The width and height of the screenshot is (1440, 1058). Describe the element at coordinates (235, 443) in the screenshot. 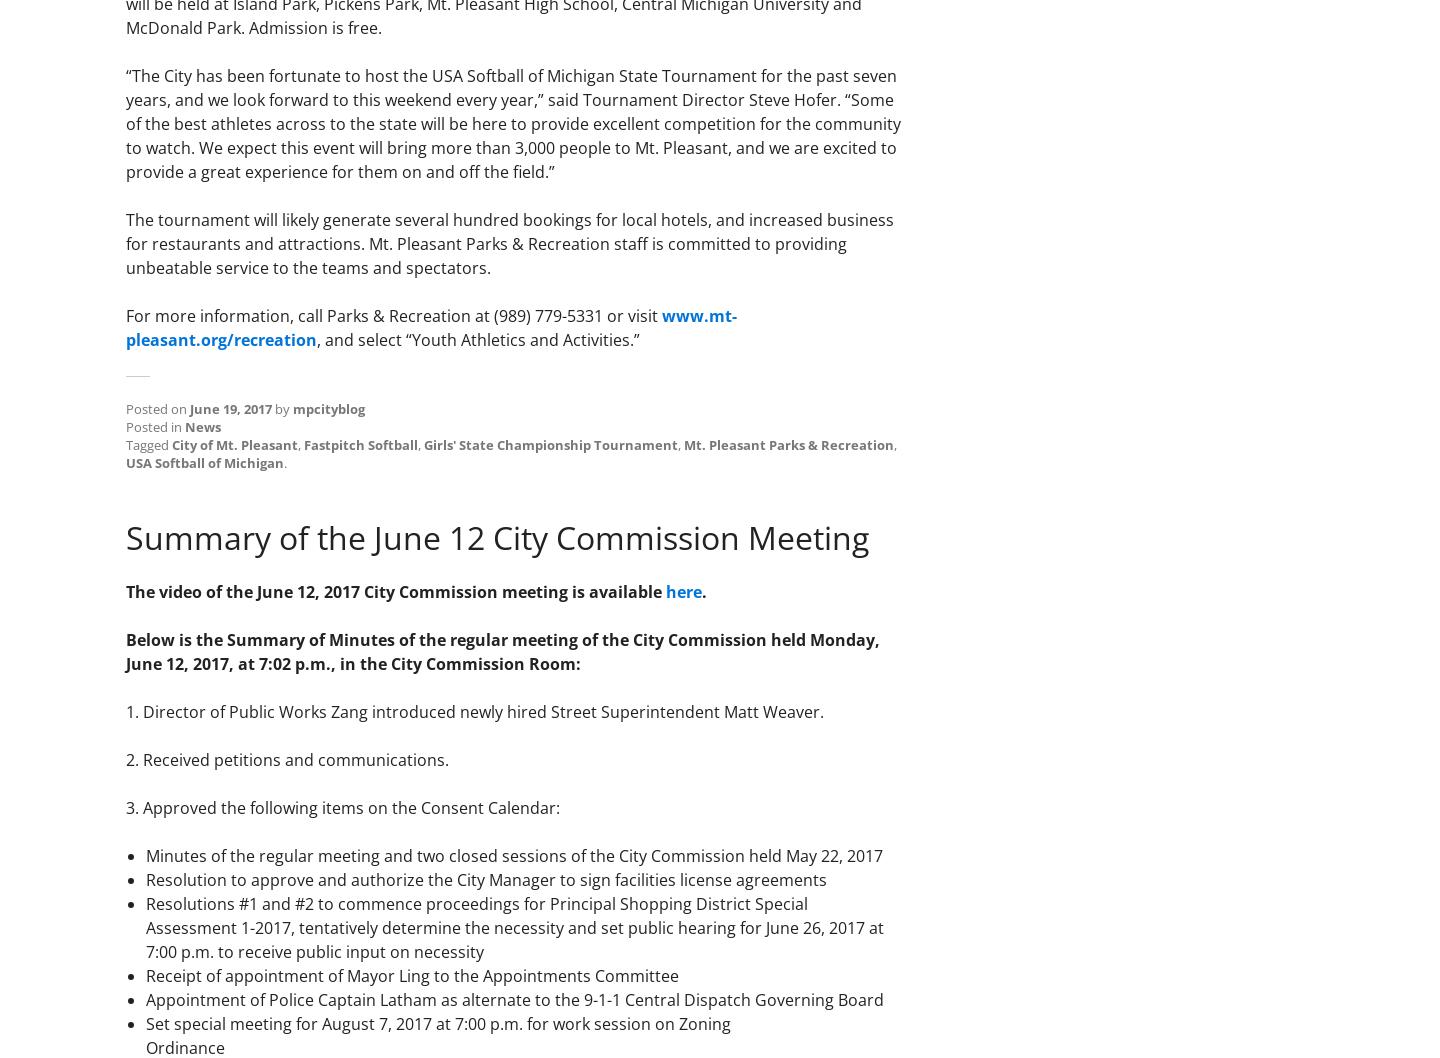

I see `'City of Mt. Pleasant'` at that location.